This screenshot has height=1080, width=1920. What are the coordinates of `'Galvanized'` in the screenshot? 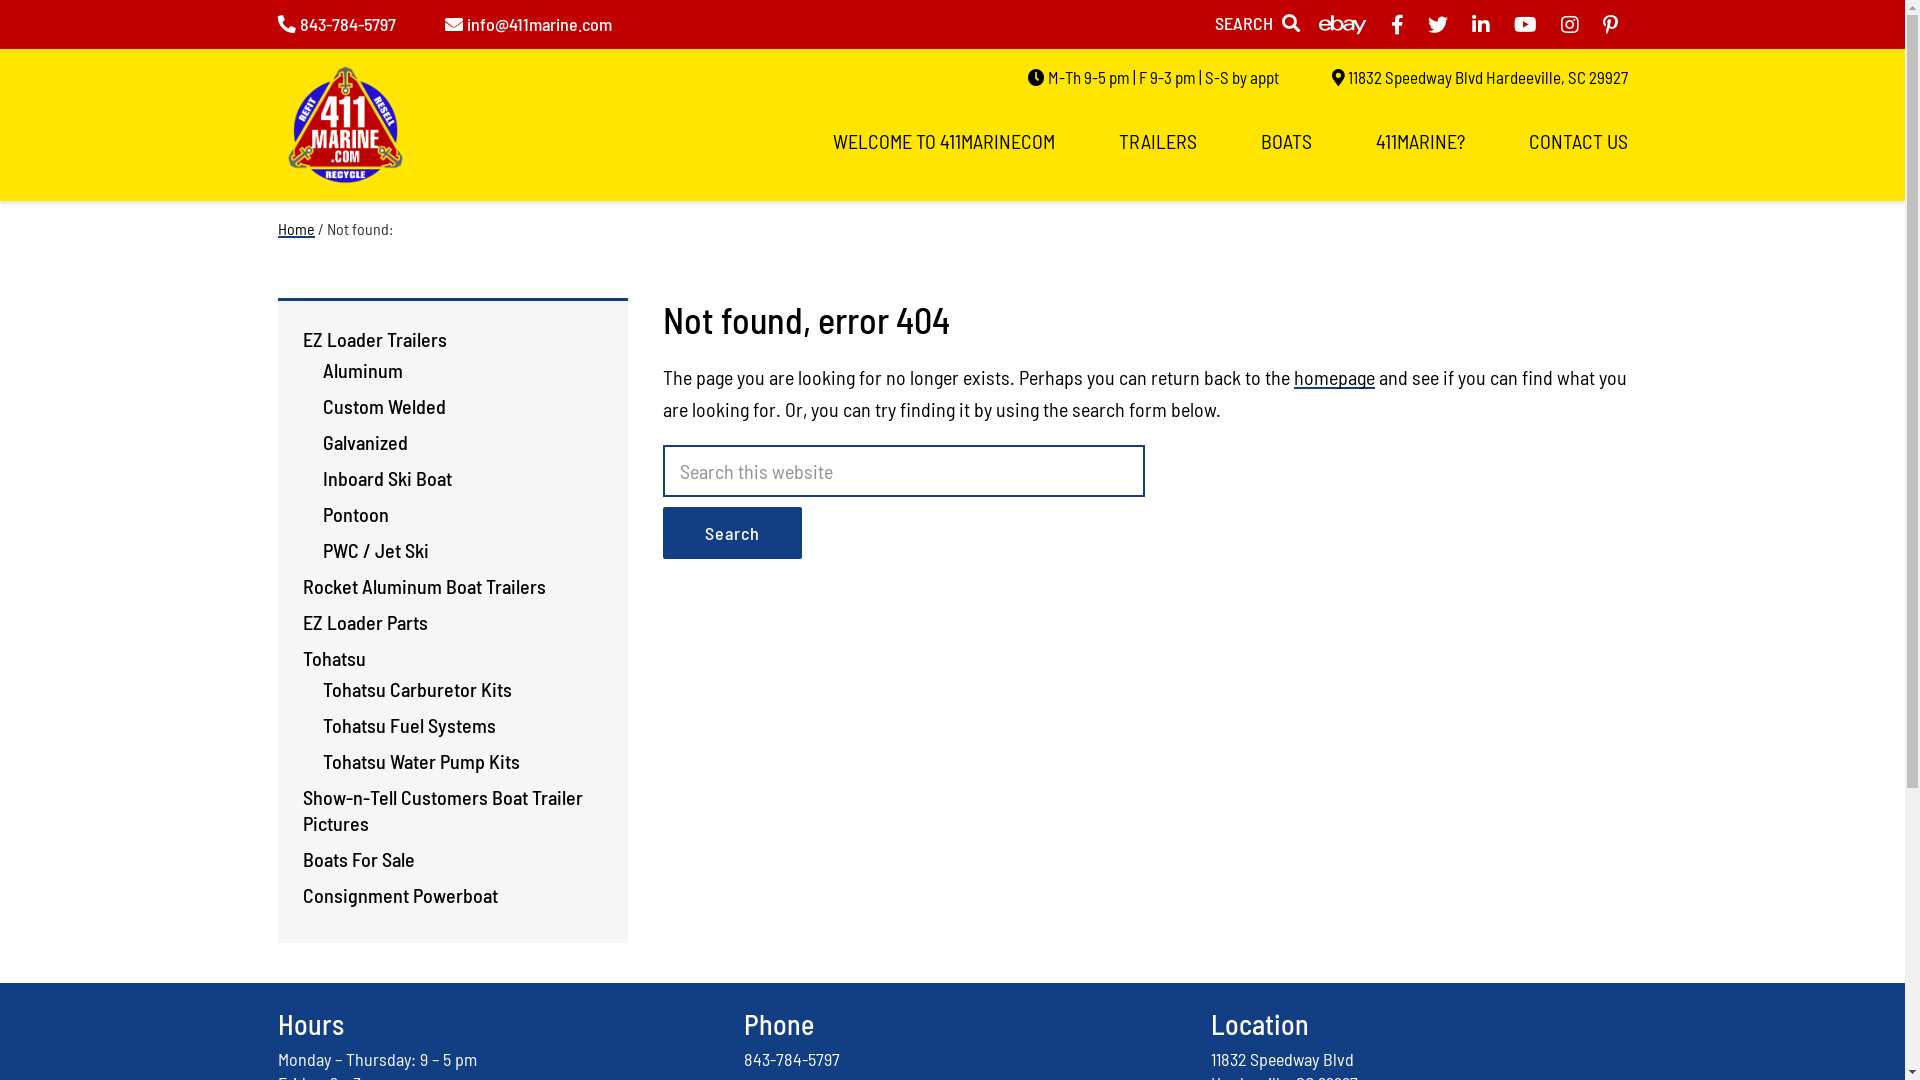 It's located at (364, 441).